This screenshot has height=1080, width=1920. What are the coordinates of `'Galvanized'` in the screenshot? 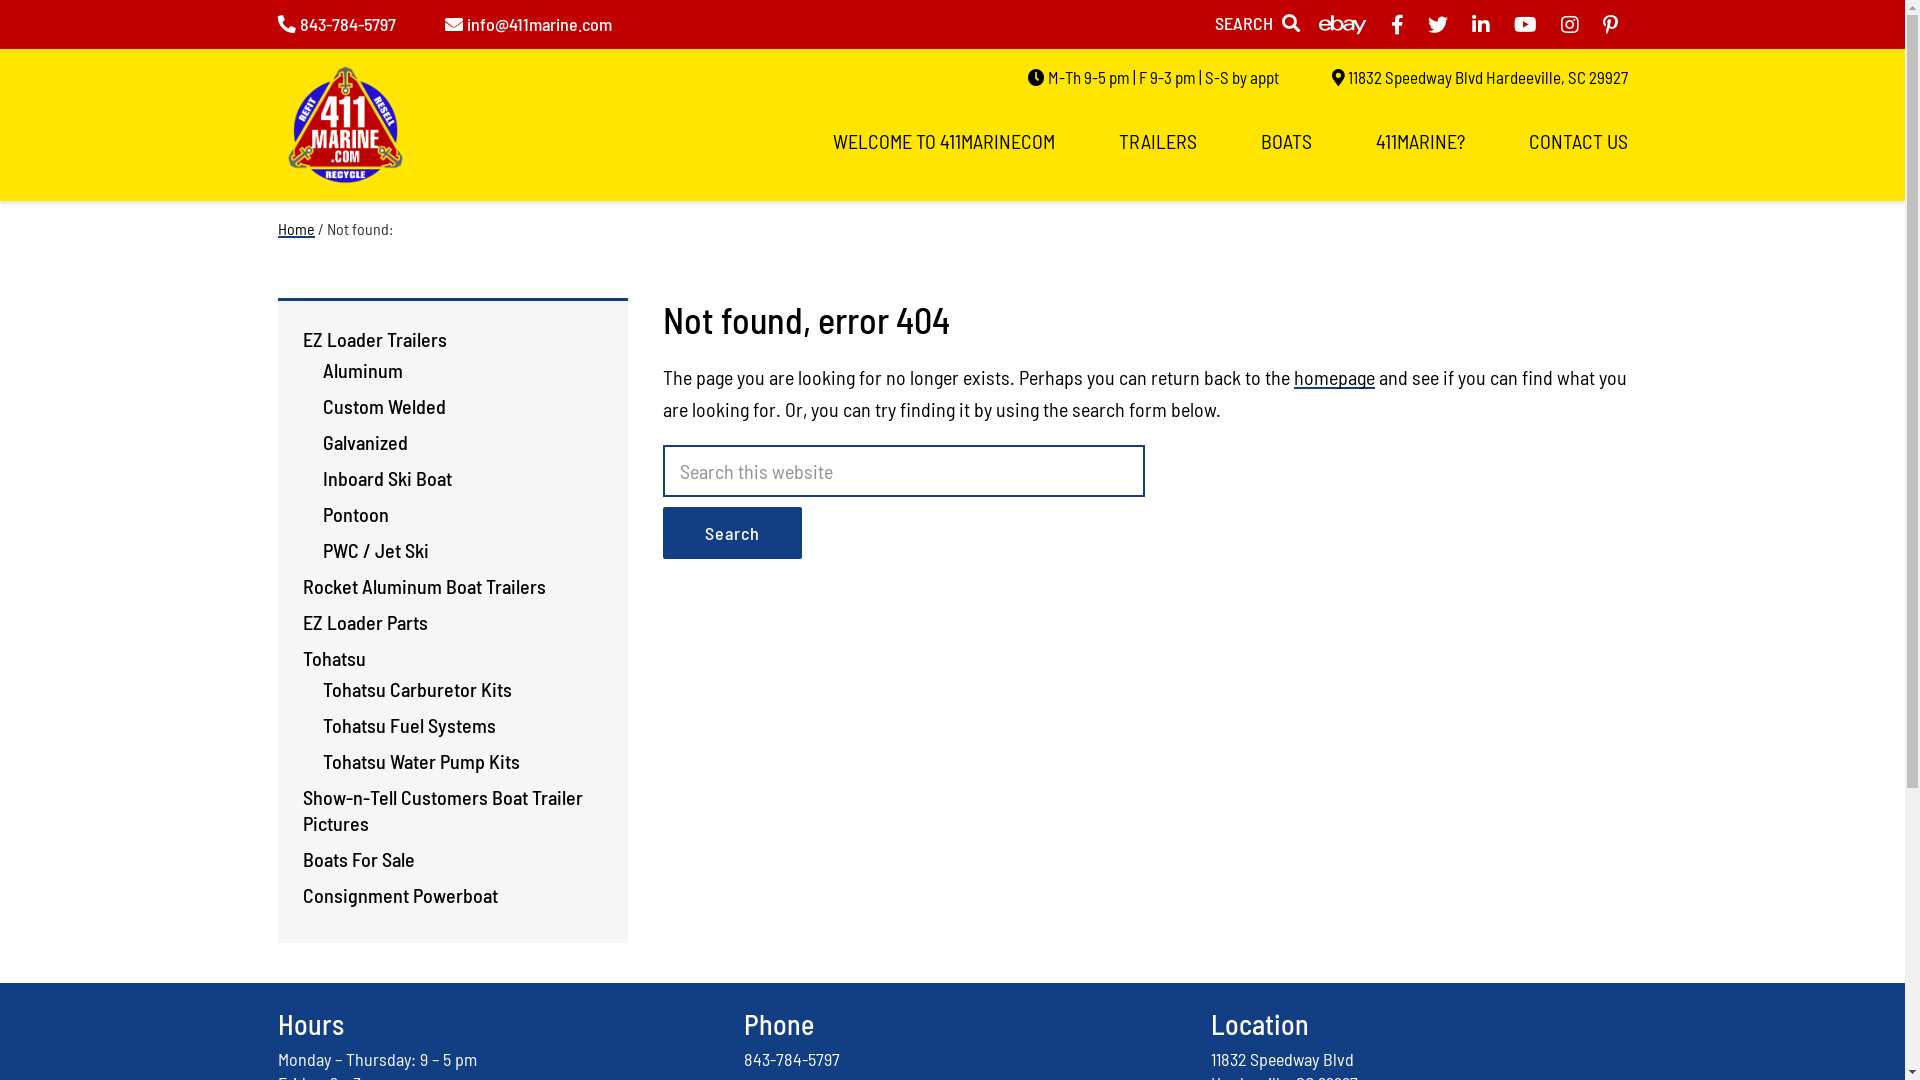 It's located at (364, 441).